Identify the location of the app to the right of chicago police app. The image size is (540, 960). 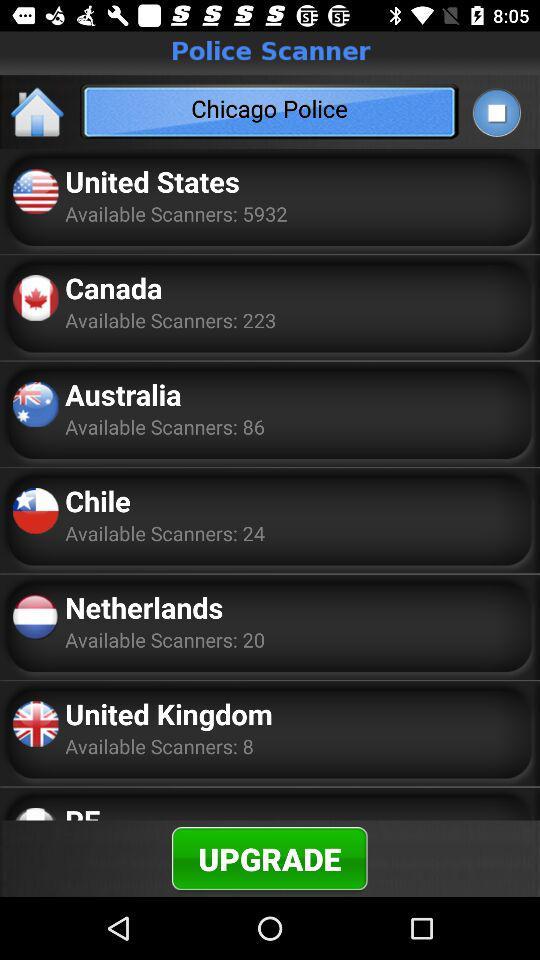
(495, 112).